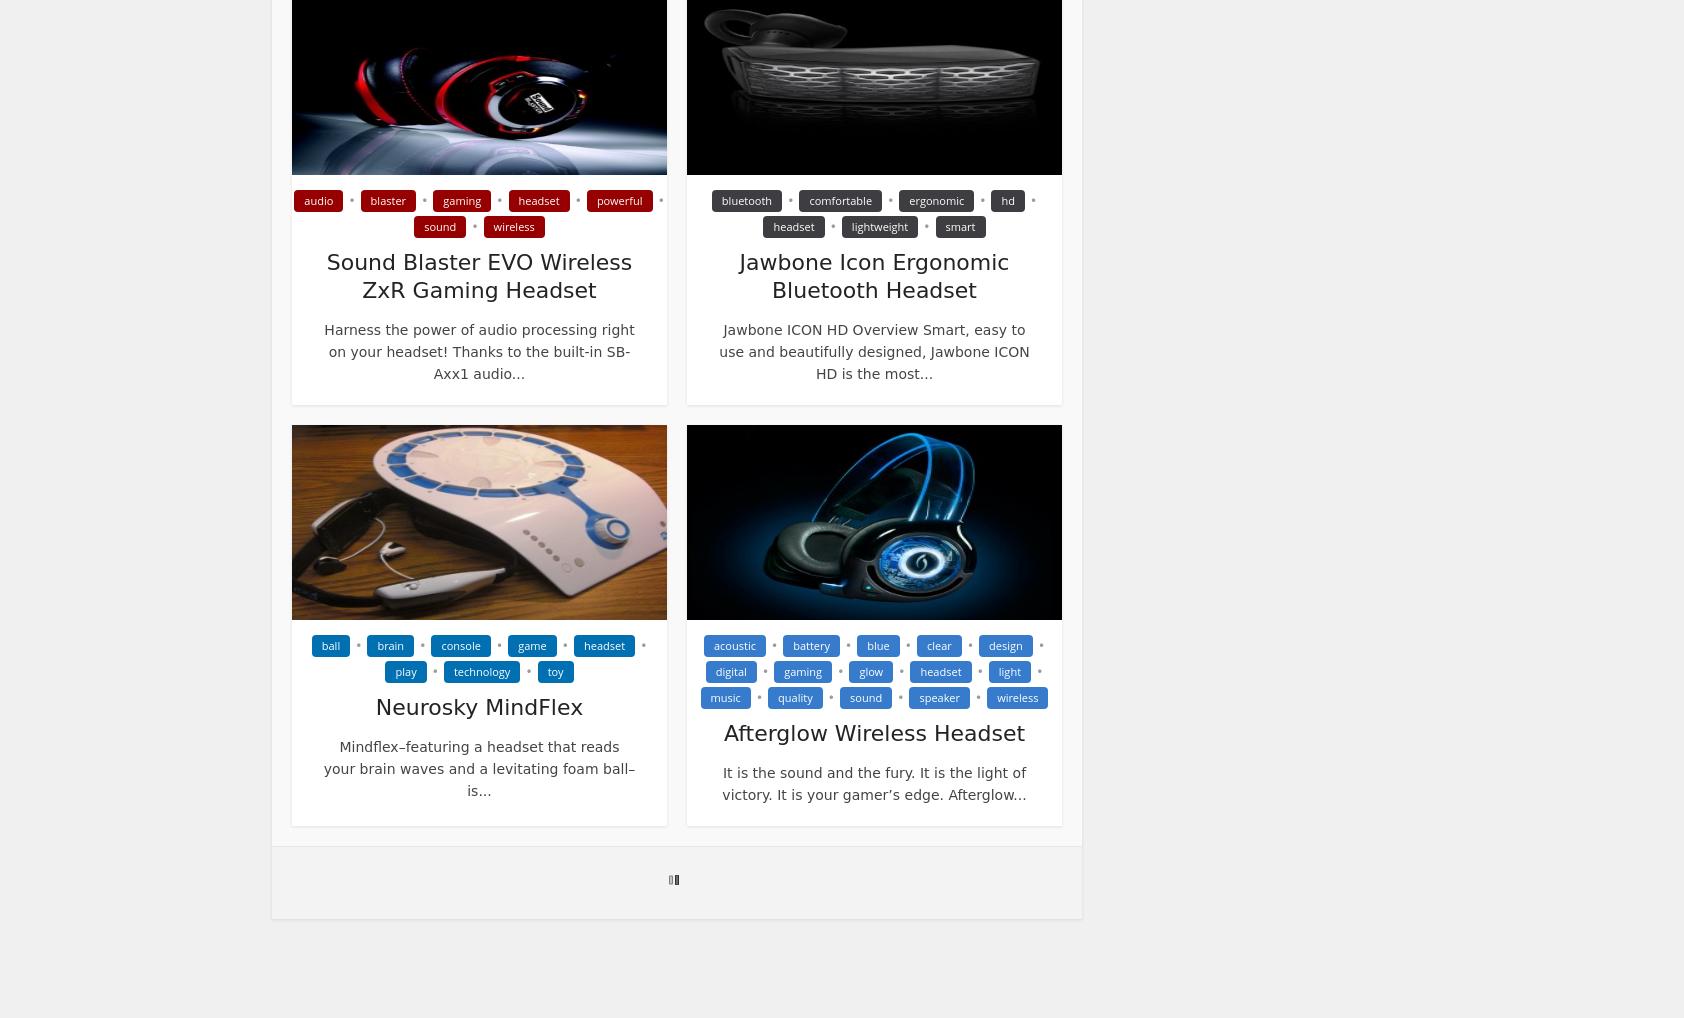  Describe the element at coordinates (405, 671) in the screenshot. I see `'play'` at that location.